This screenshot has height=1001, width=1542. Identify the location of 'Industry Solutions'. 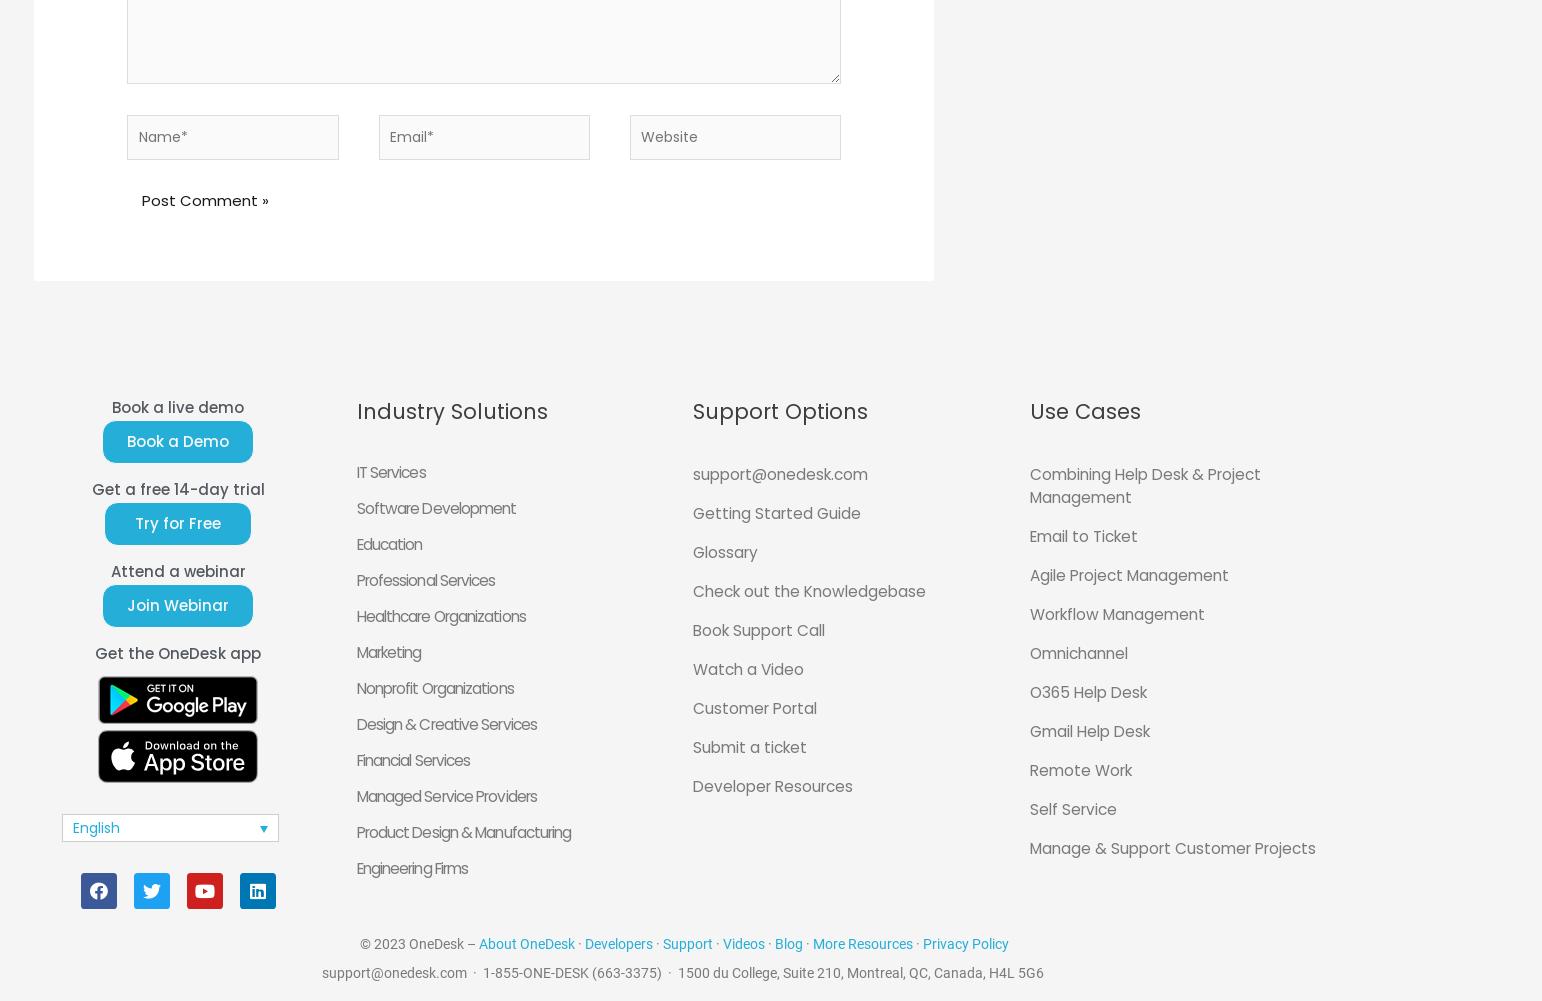
(451, 409).